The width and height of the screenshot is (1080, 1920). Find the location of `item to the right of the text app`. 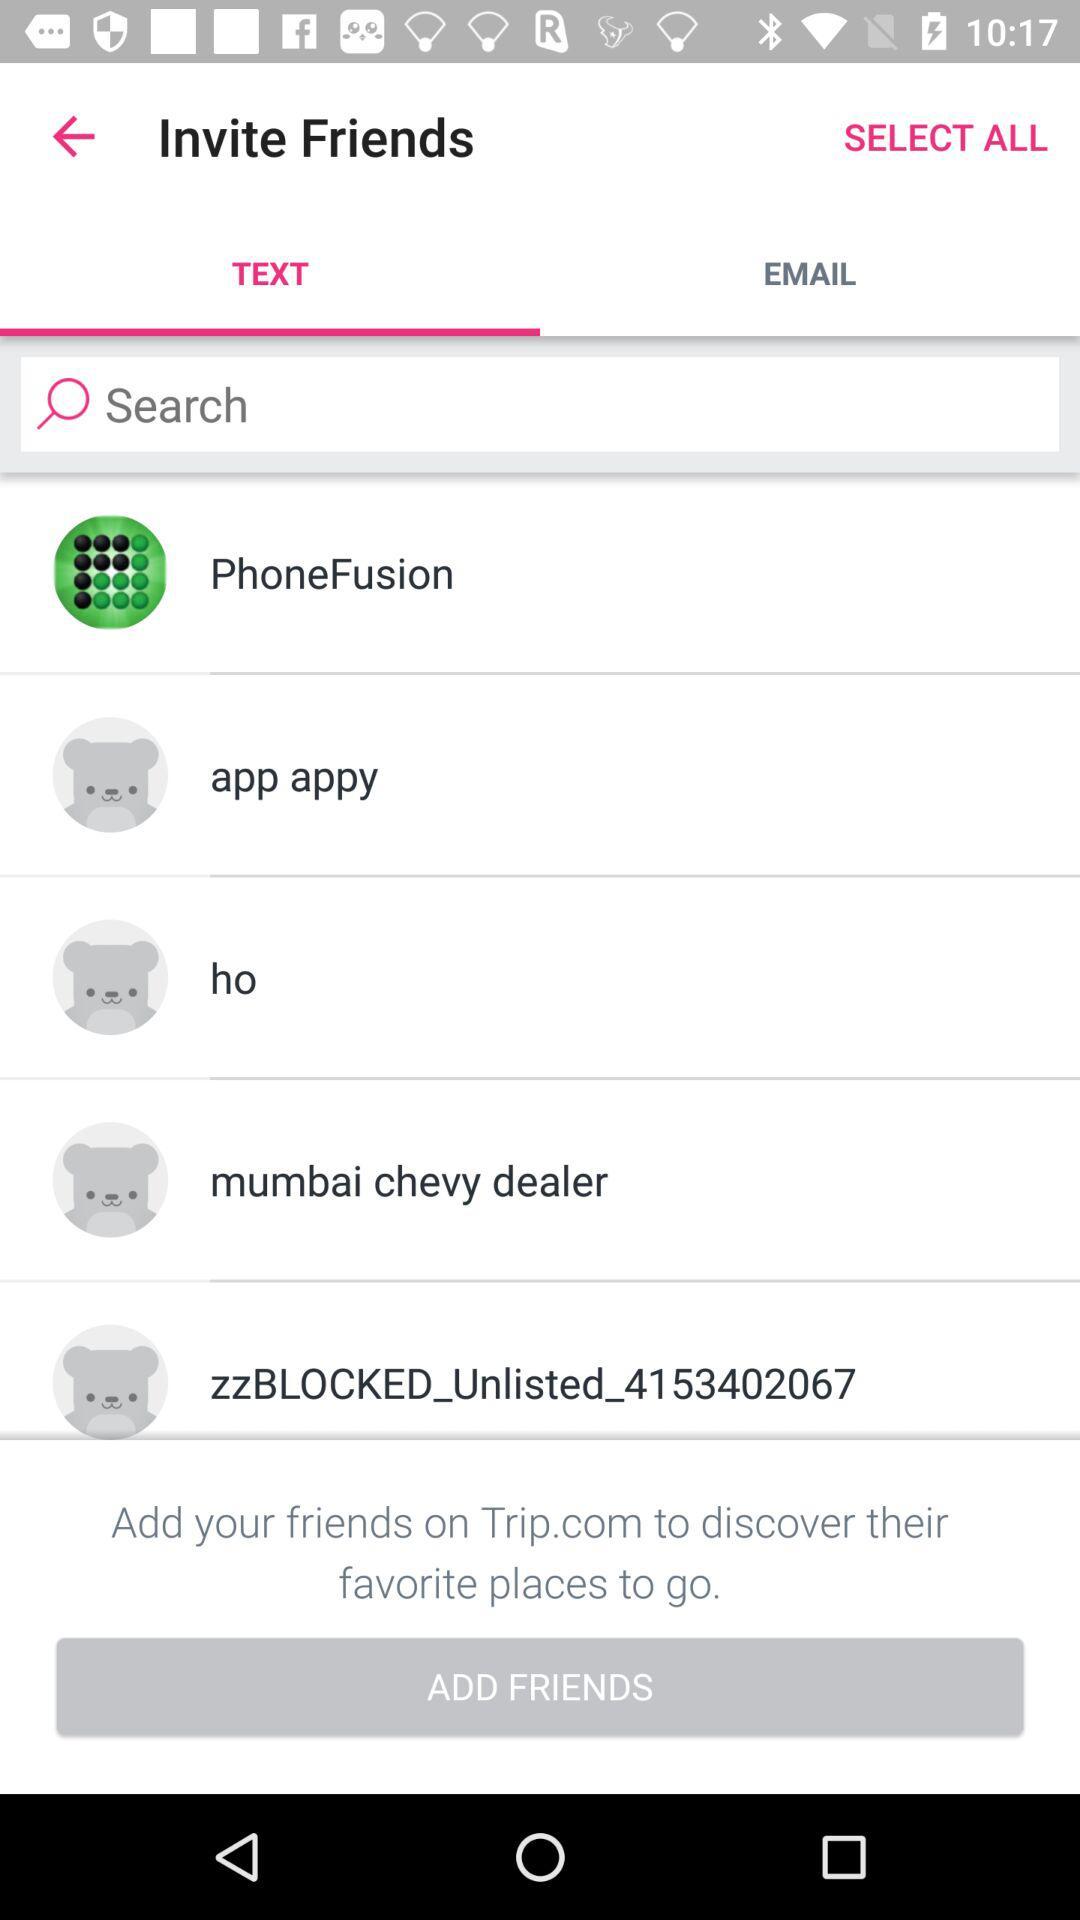

item to the right of the text app is located at coordinates (810, 272).